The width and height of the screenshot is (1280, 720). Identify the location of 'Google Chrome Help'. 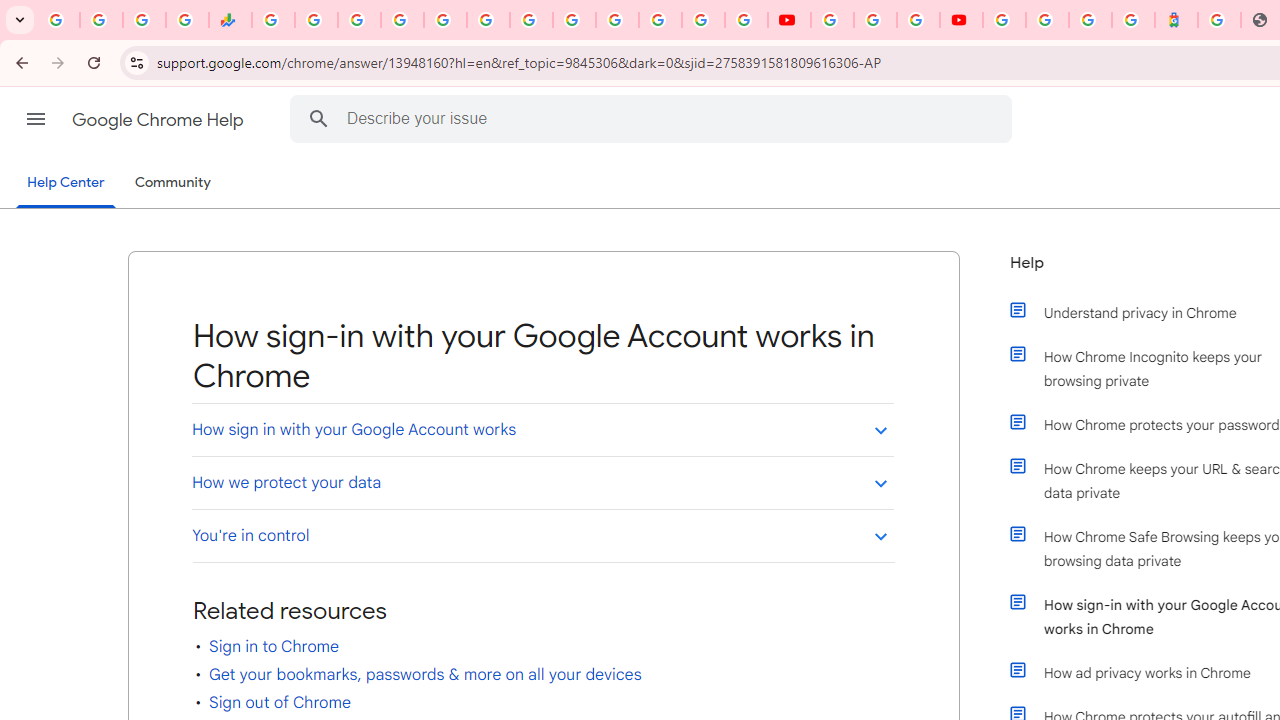
(160, 119).